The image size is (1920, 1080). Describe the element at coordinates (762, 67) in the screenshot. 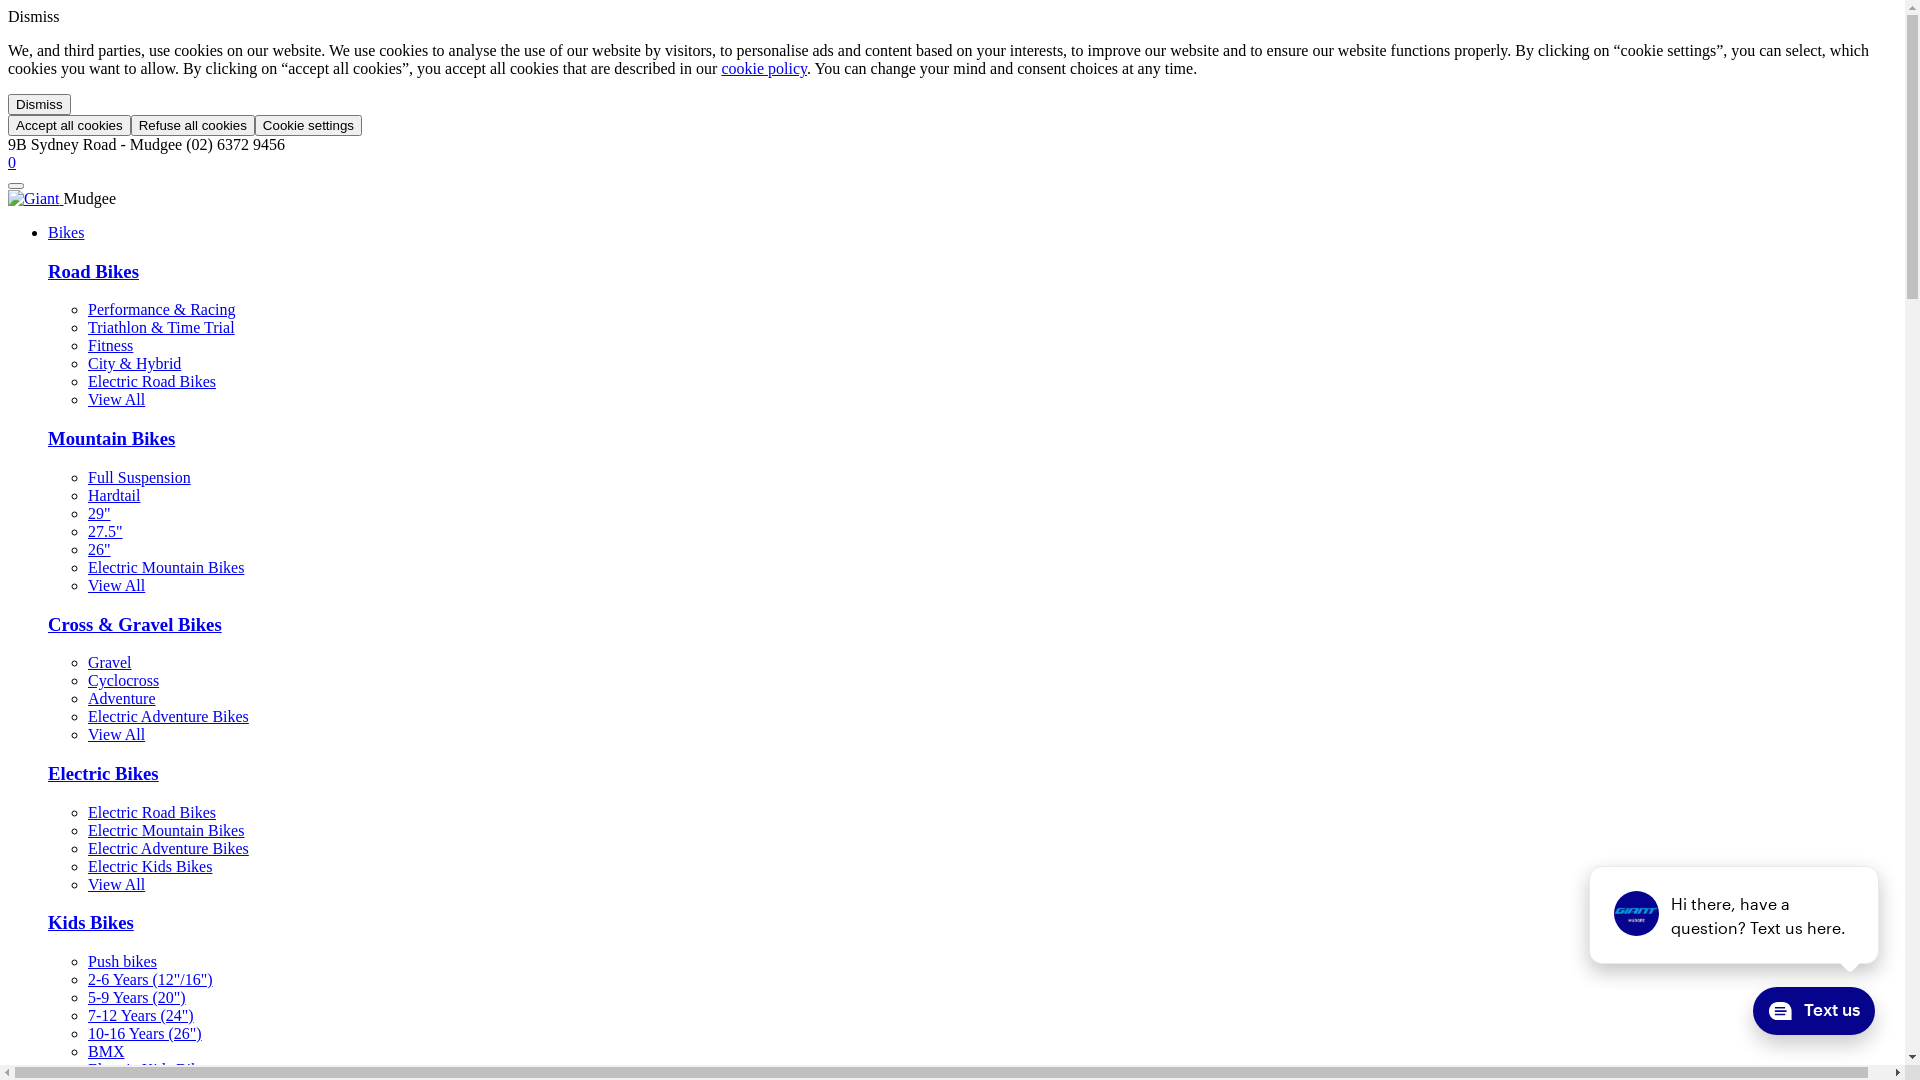

I see `'cookie policy'` at that location.